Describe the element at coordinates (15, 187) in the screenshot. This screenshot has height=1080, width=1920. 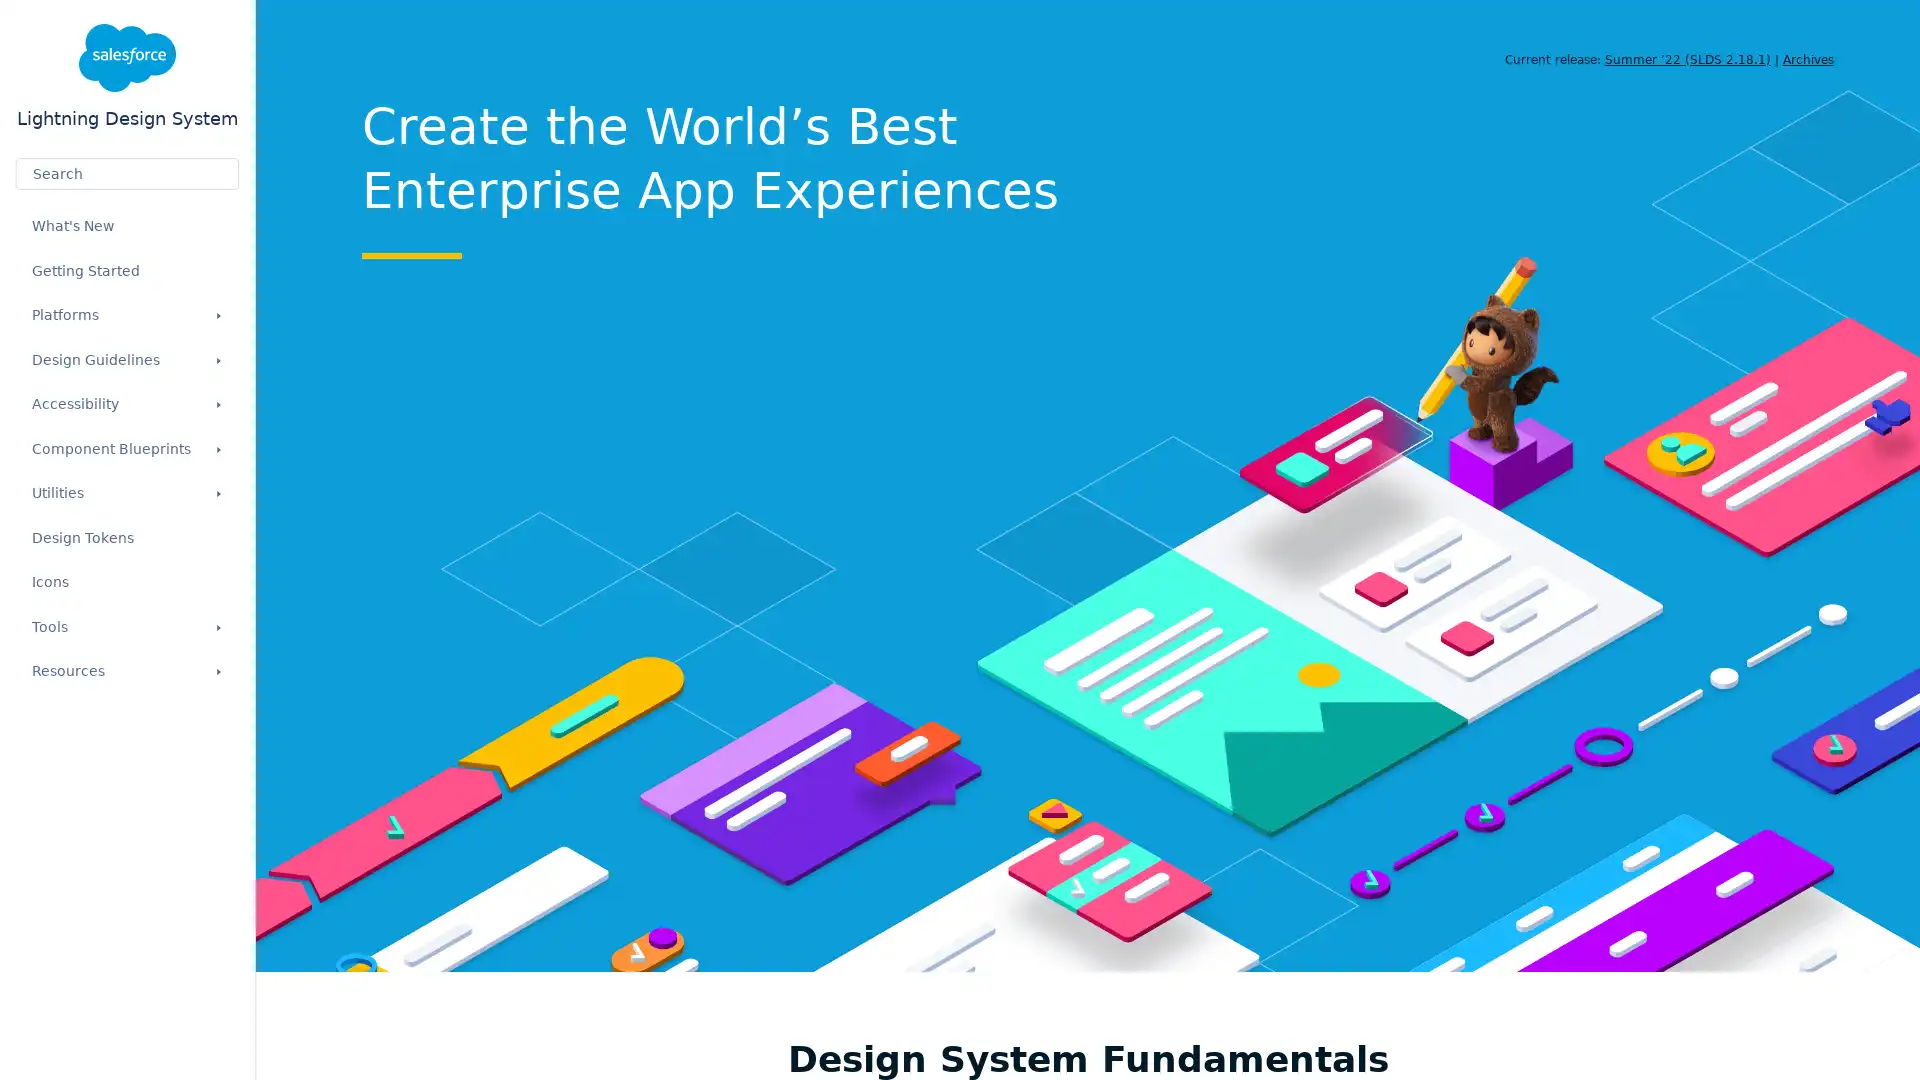
I see `Submit your search query` at that location.